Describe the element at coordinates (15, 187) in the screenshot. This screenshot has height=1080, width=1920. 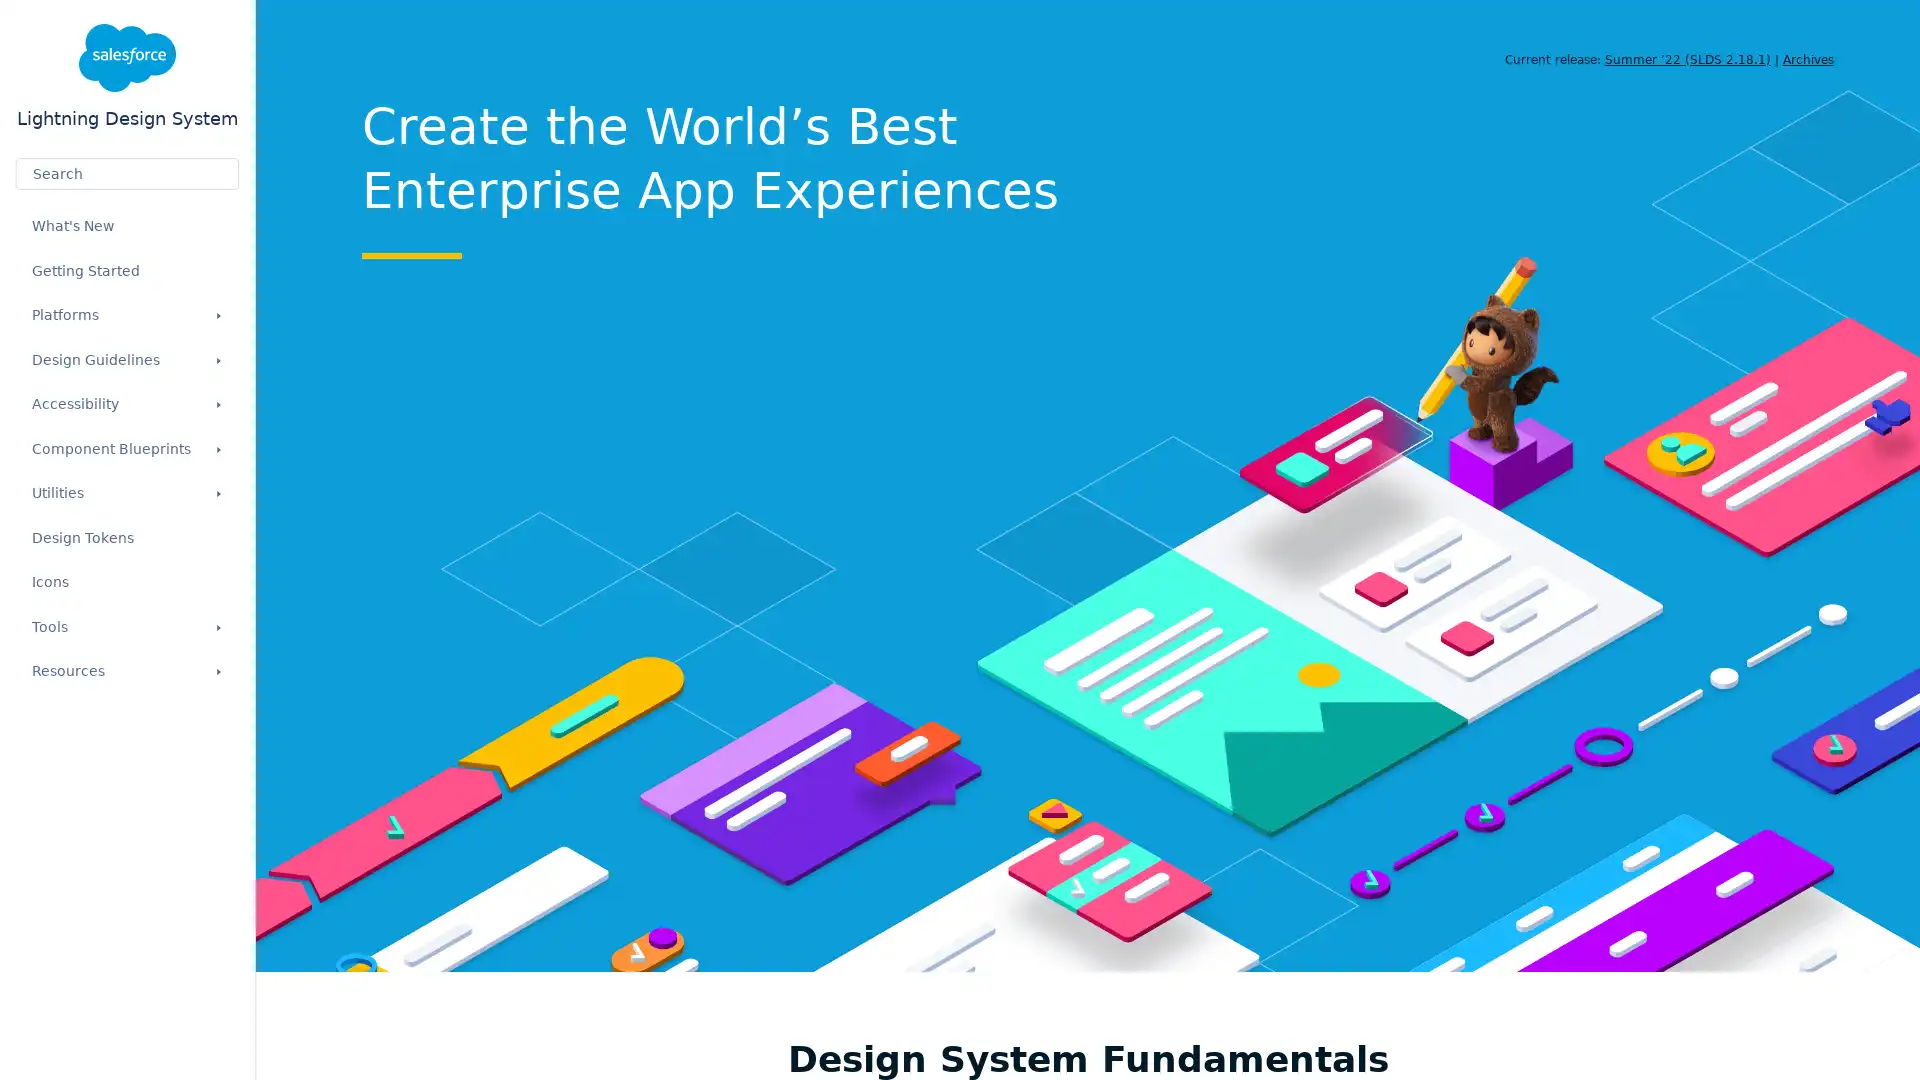
I see `Submit your search query` at that location.